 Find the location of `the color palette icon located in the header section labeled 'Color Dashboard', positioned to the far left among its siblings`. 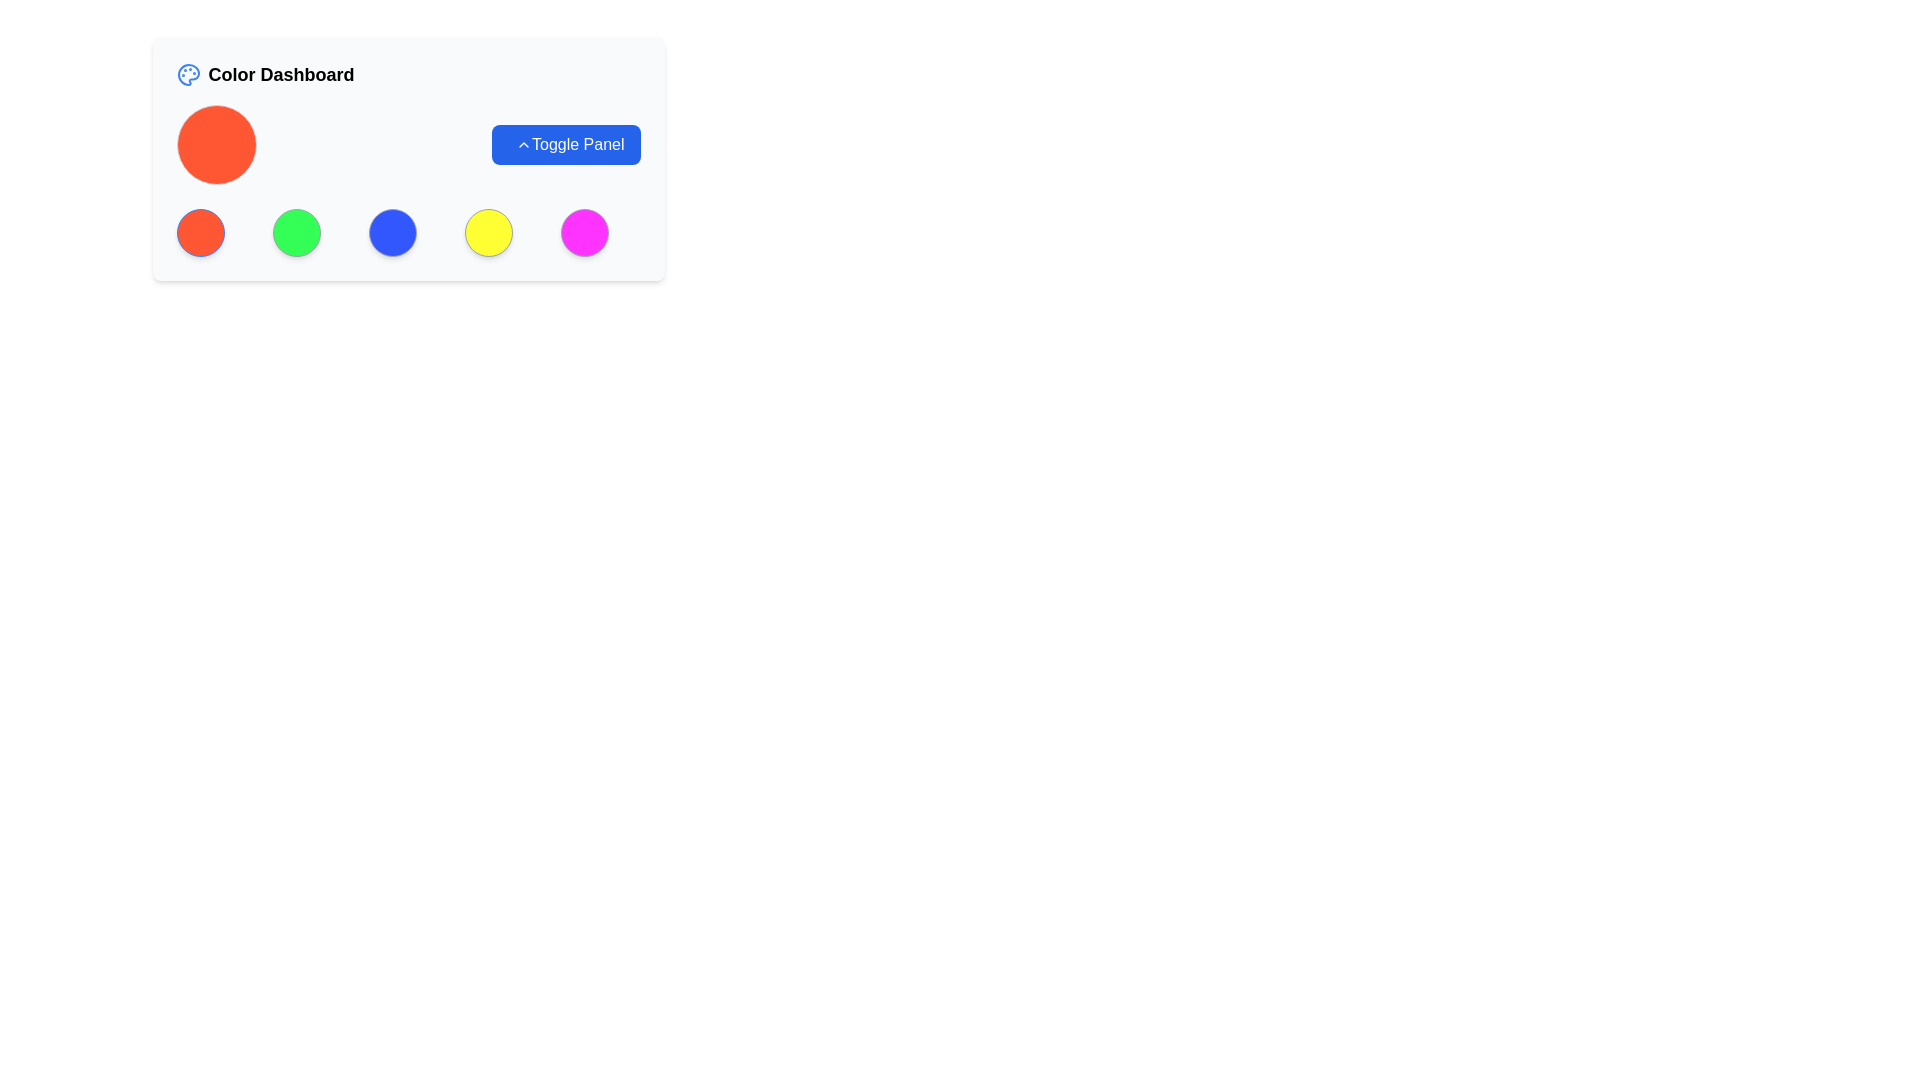

the color palette icon located in the header section labeled 'Color Dashboard', positioned to the far left among its siblings is located at coordinates (188, 73).